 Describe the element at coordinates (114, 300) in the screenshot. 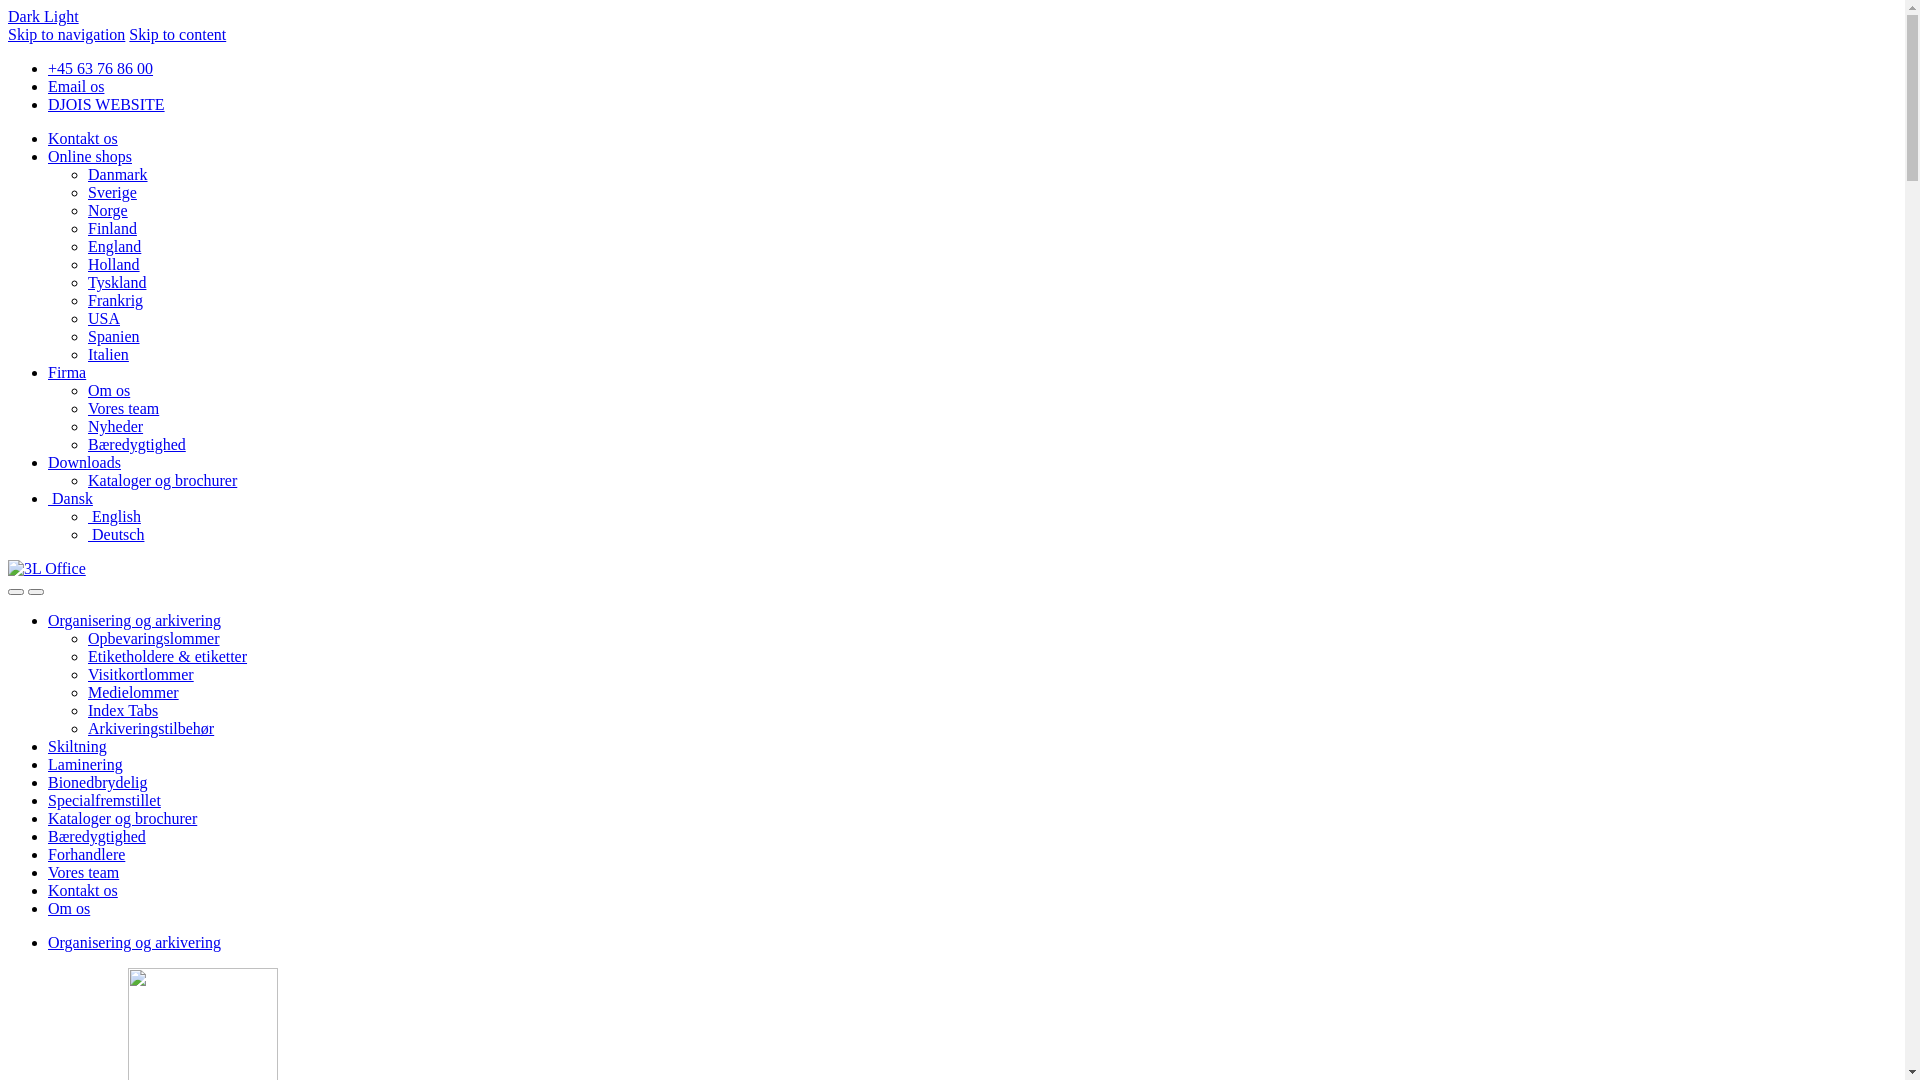

I see `'Frankrig'` at that location.